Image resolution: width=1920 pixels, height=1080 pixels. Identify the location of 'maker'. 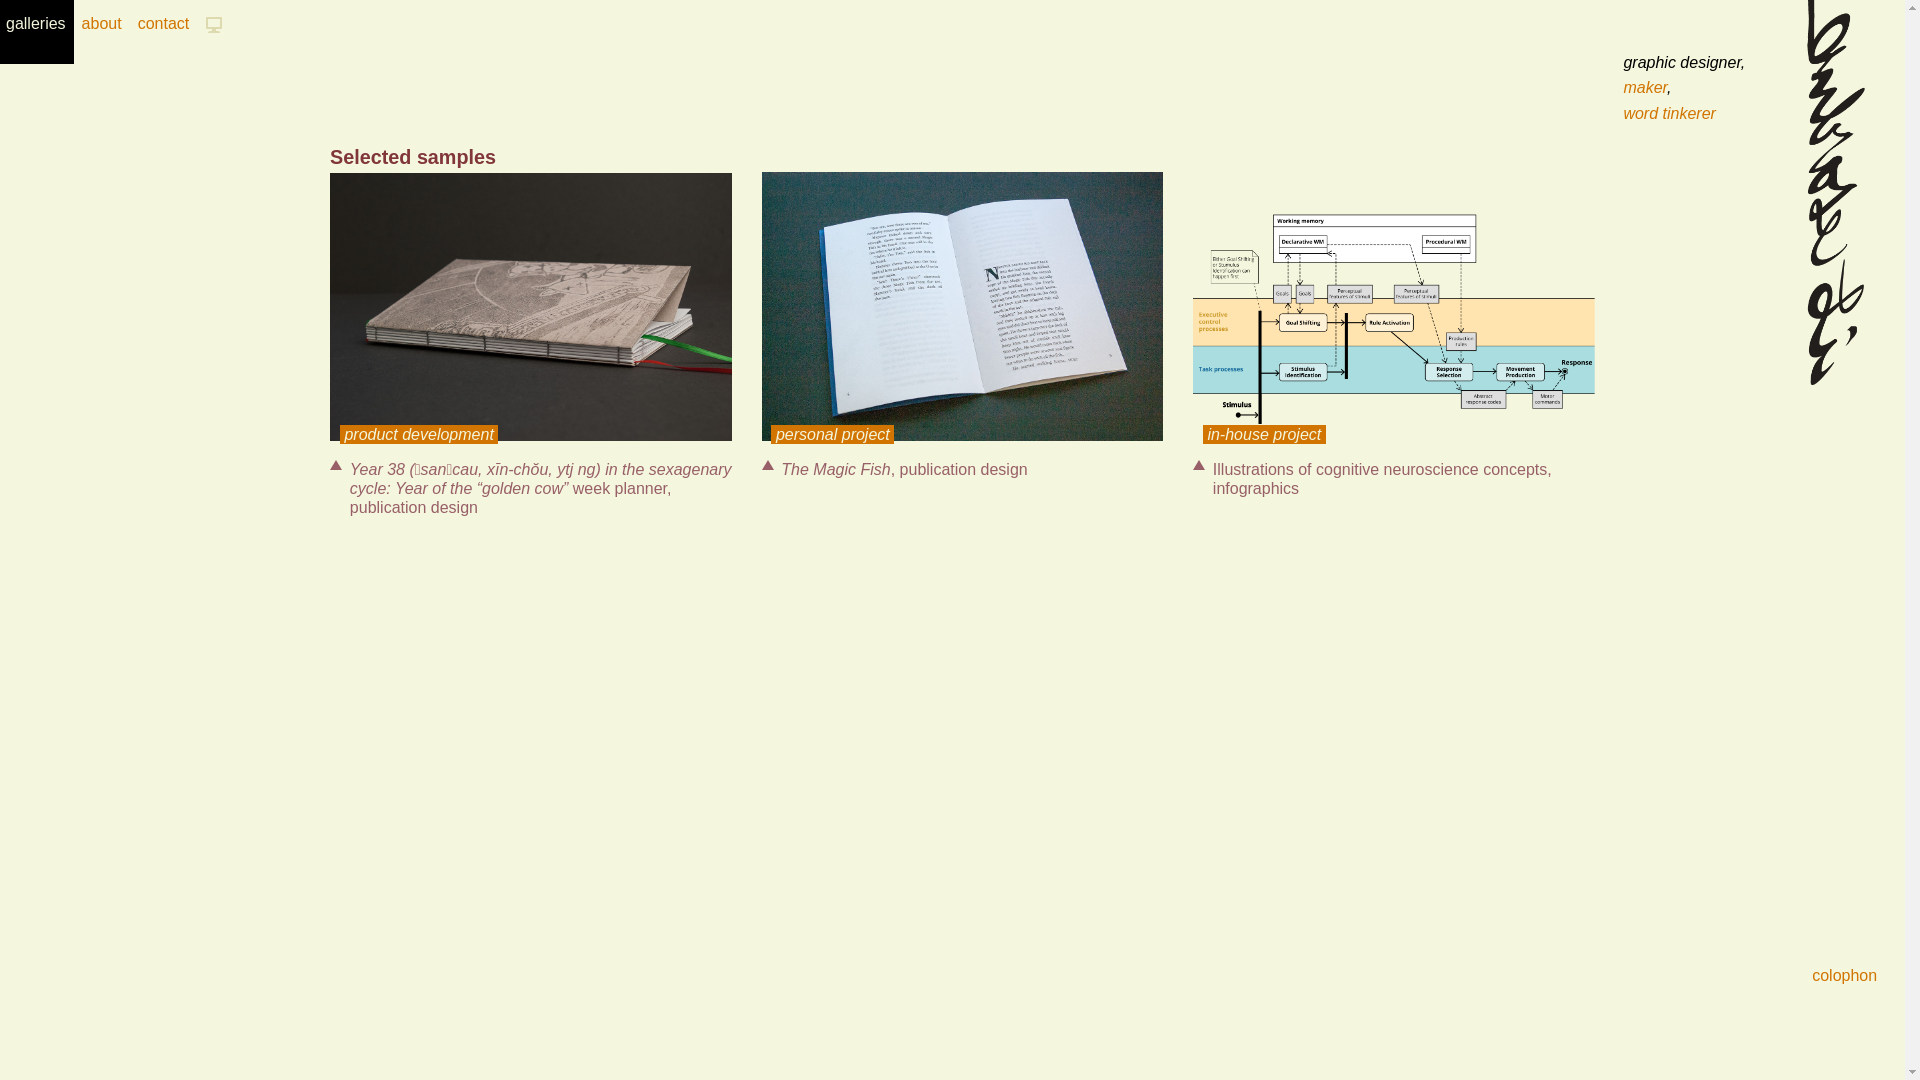
(1645, 86).